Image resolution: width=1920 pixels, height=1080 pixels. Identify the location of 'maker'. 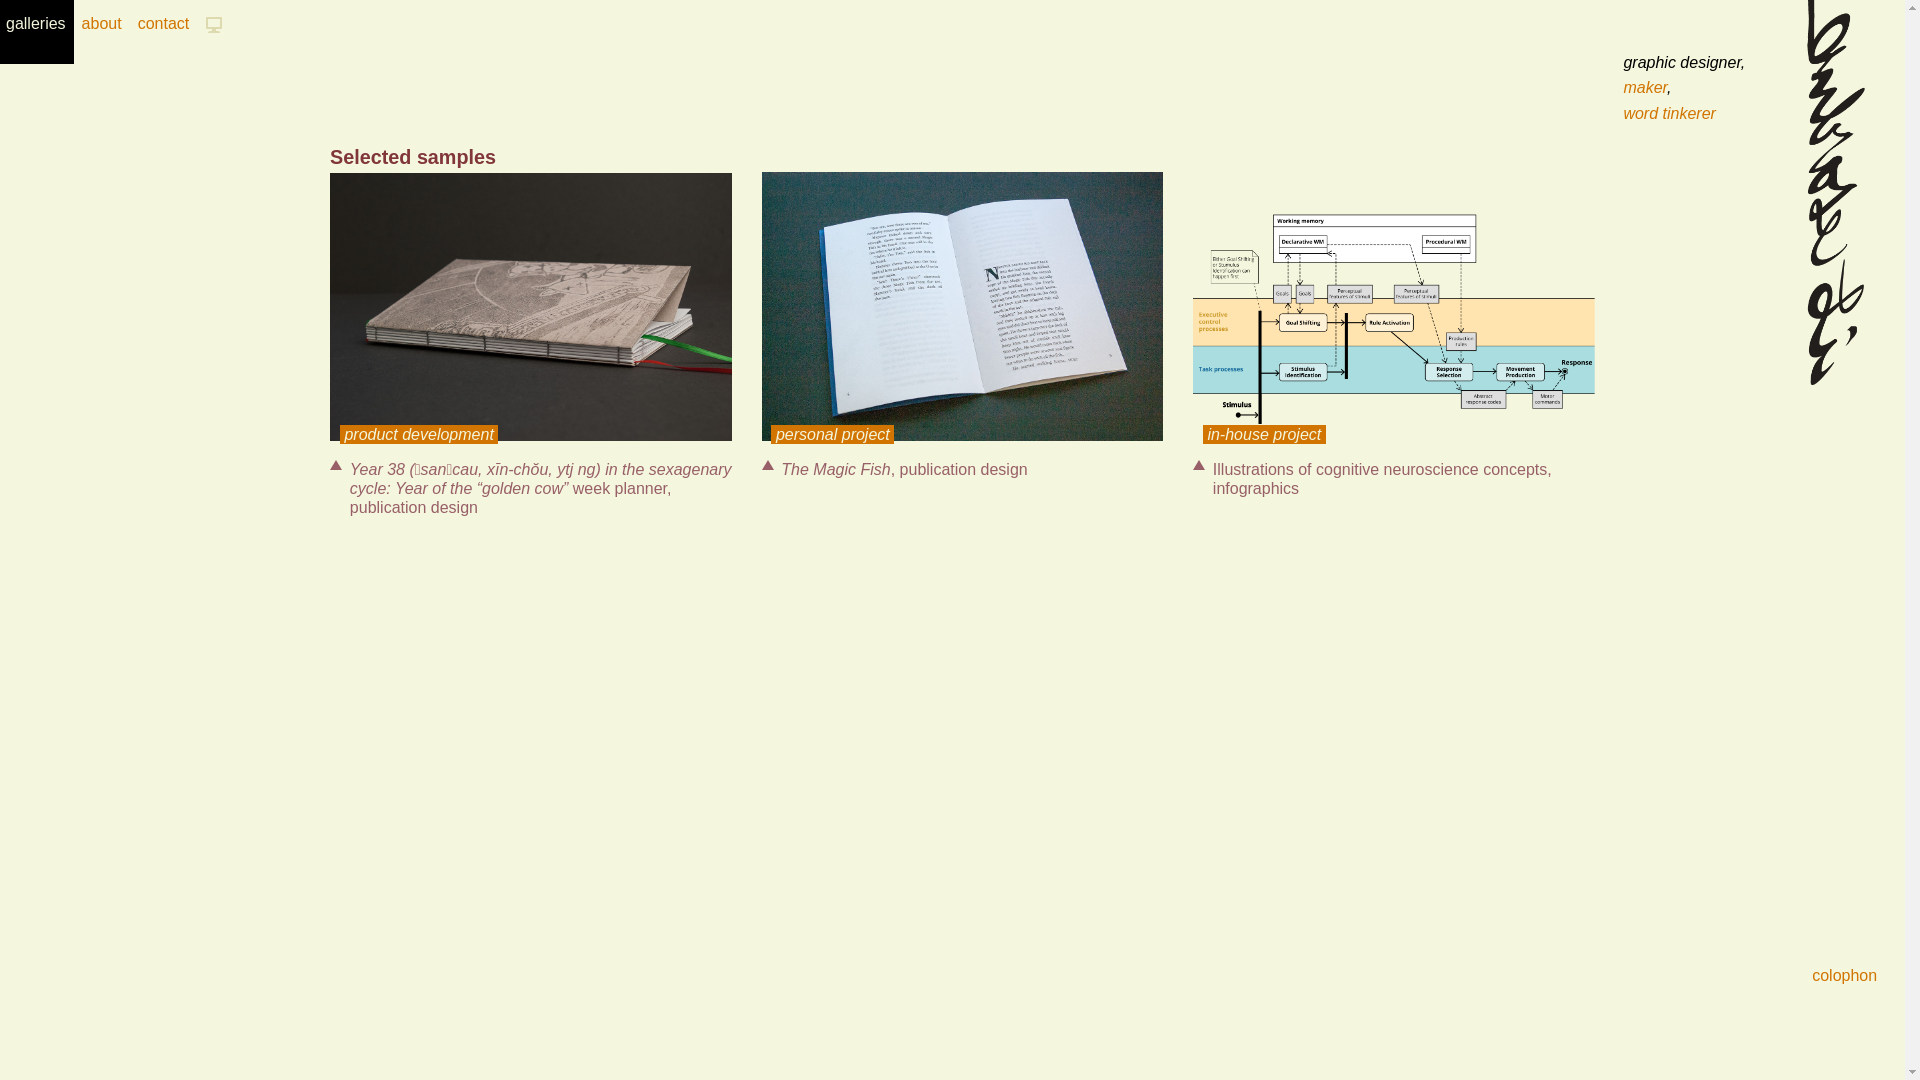
(1645, 86).